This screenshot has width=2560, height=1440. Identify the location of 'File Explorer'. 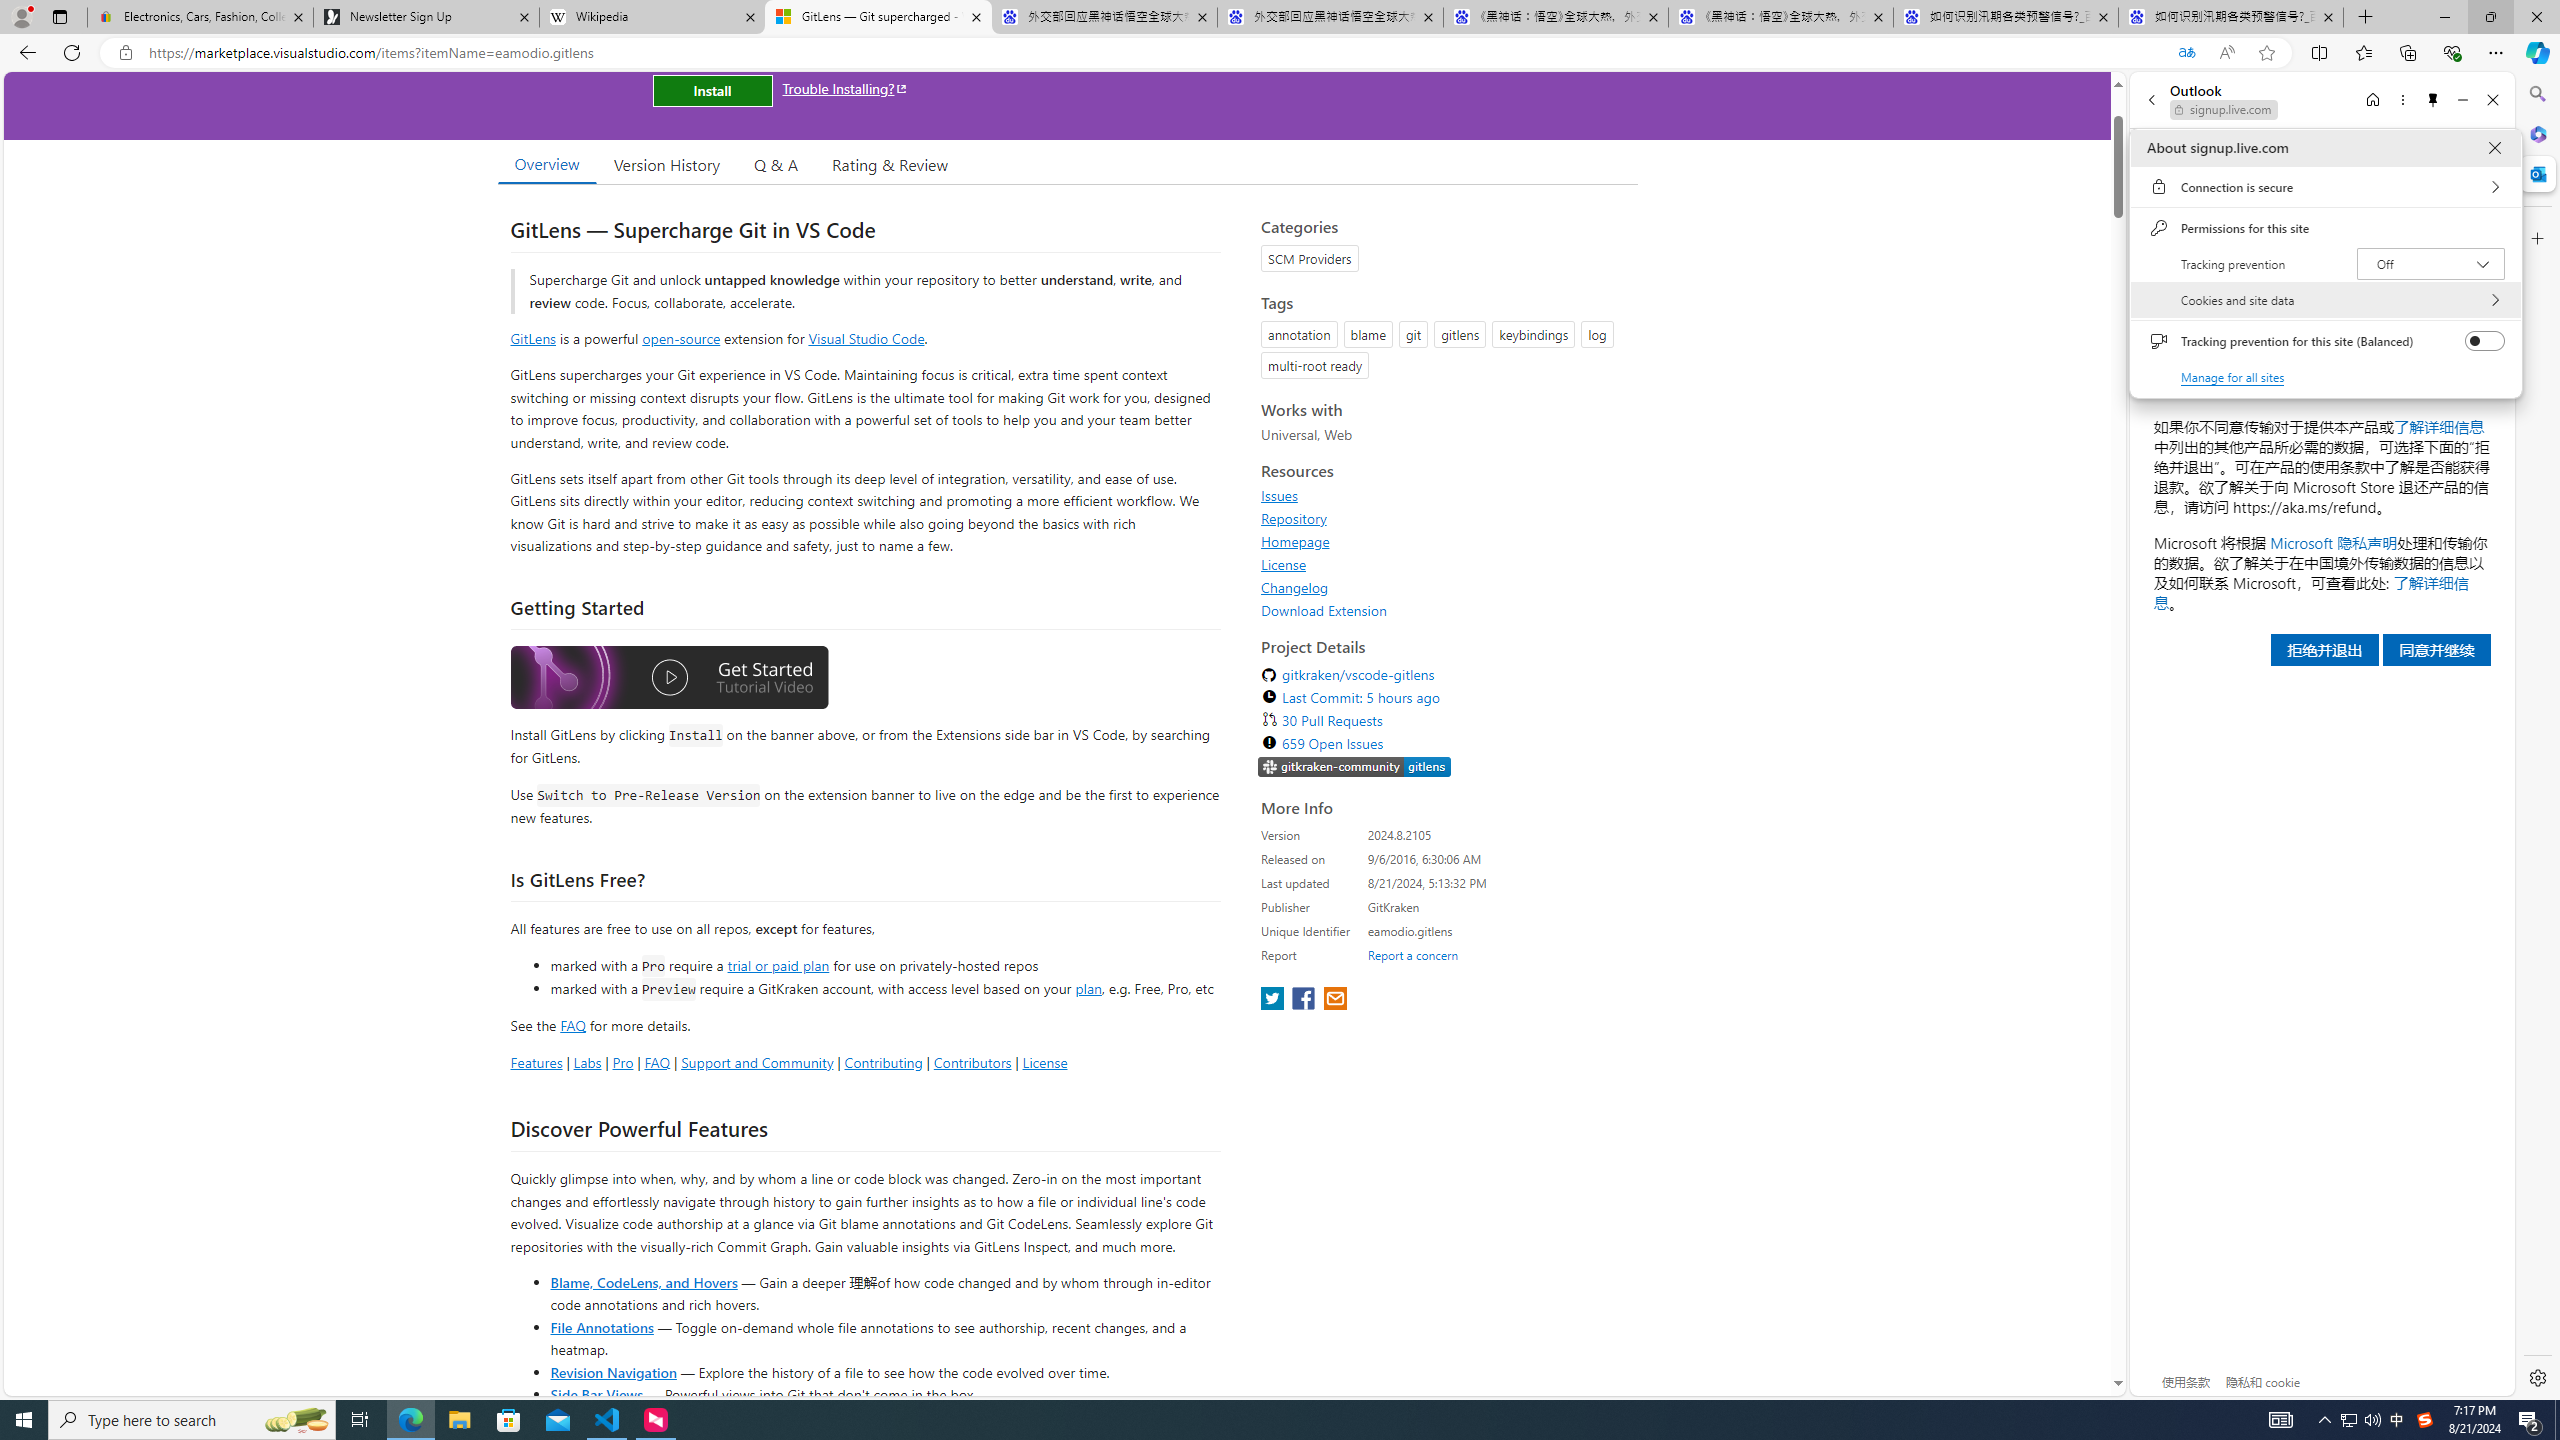
(458, 1418).